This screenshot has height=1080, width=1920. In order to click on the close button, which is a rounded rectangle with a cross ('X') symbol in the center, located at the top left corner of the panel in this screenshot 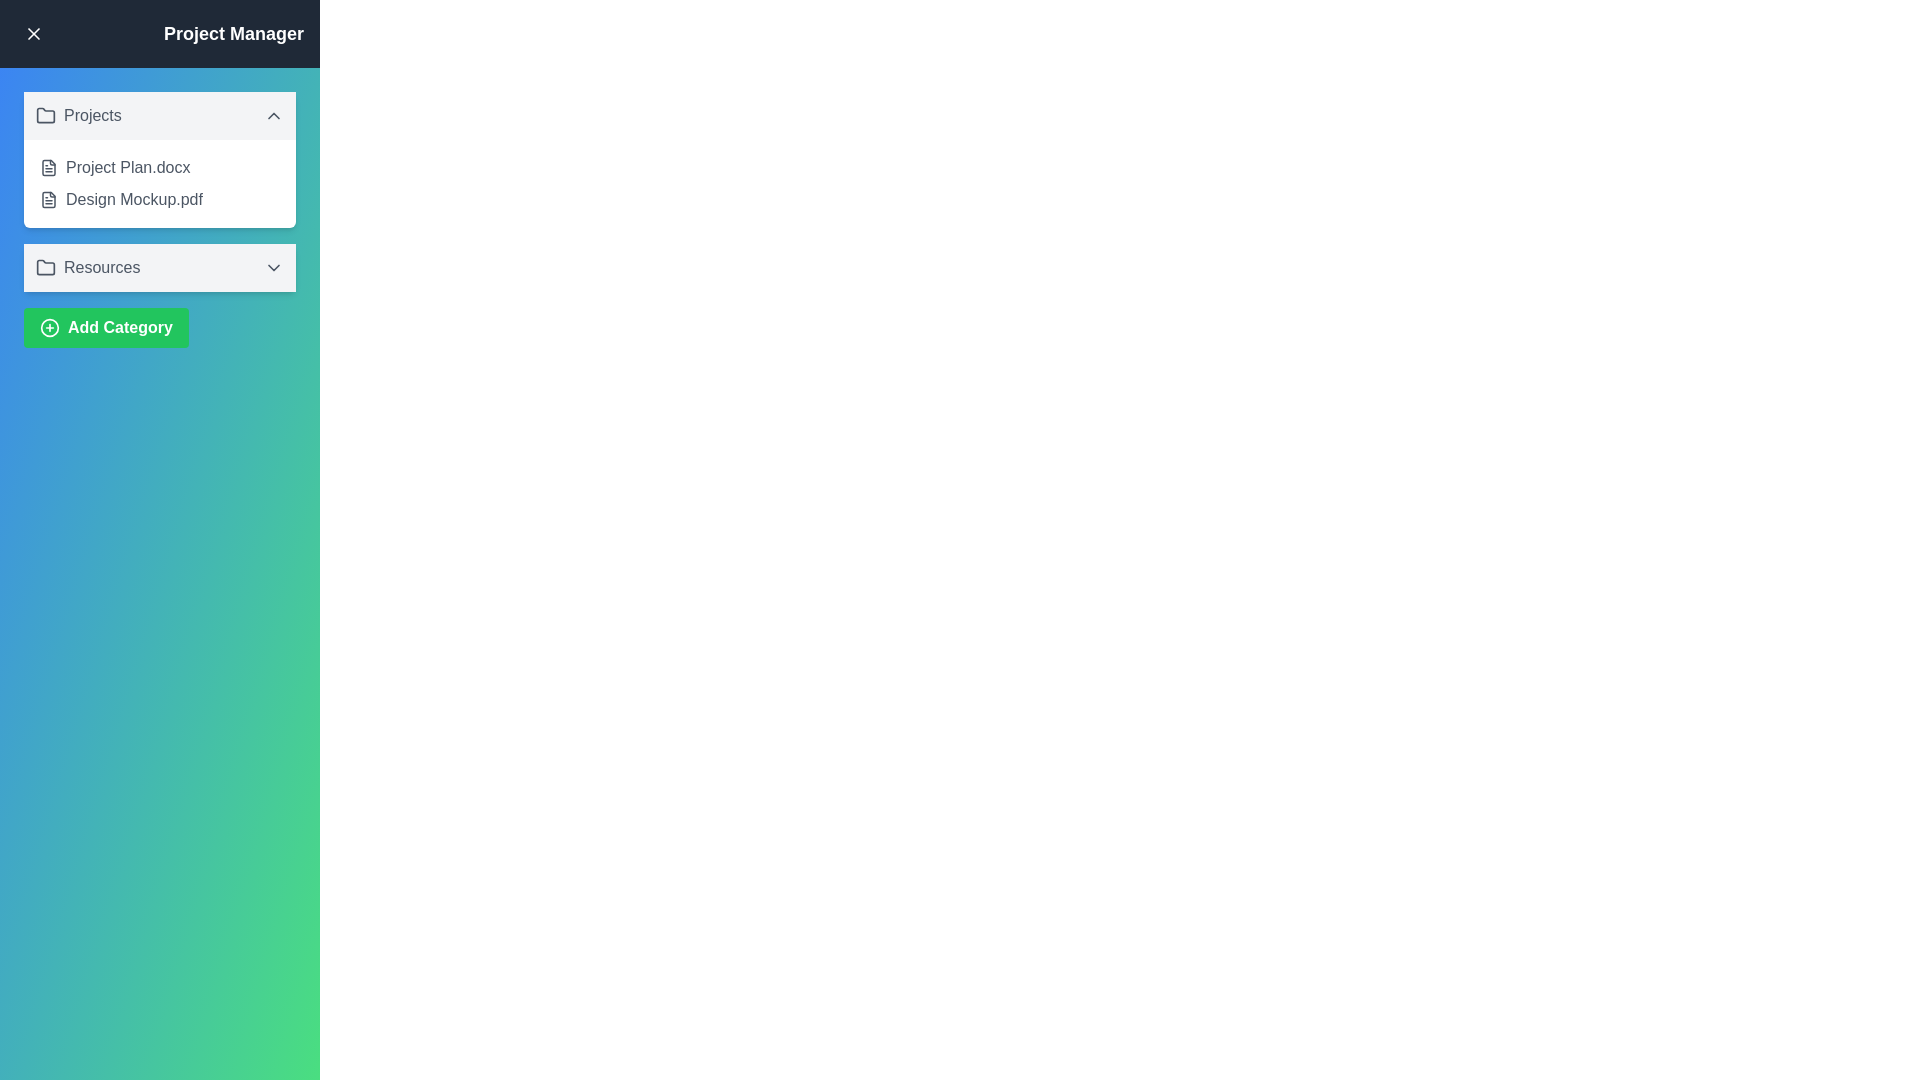, I will do `click(33, 34)`.